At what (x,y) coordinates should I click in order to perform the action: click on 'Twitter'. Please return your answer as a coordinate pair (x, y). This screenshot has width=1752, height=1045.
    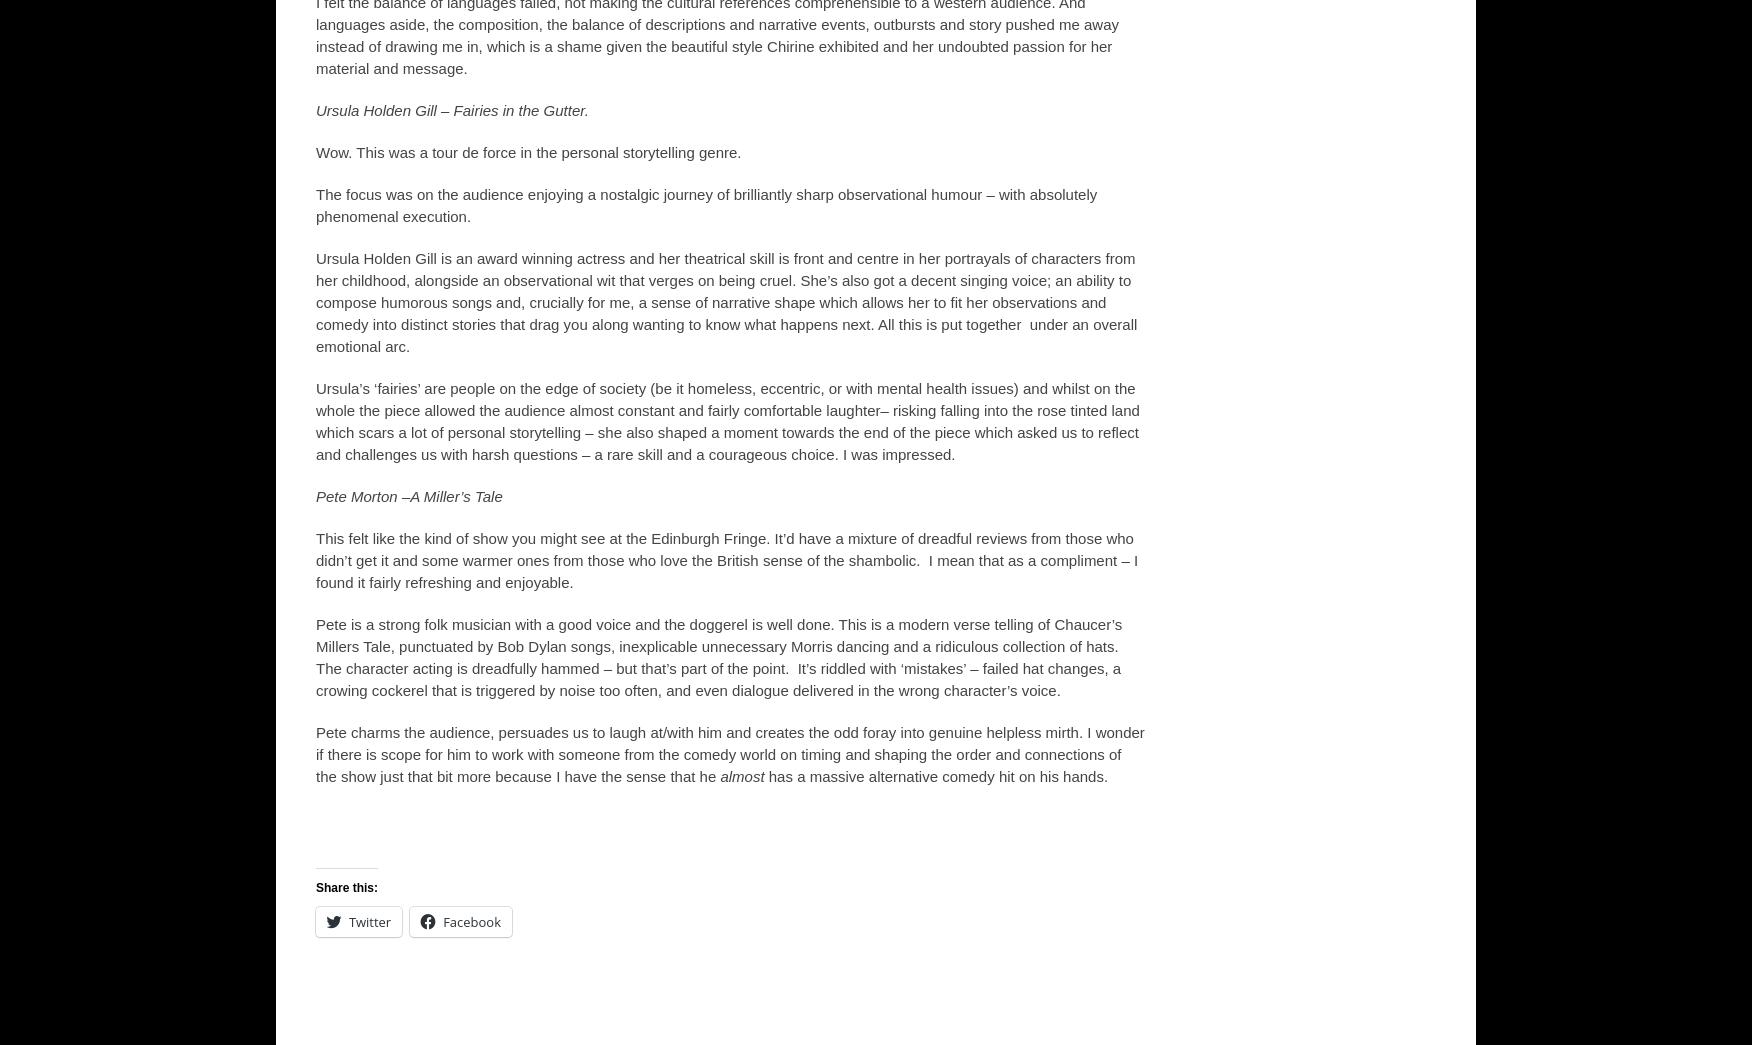
    Looking at the image, I should click on (369, 920).